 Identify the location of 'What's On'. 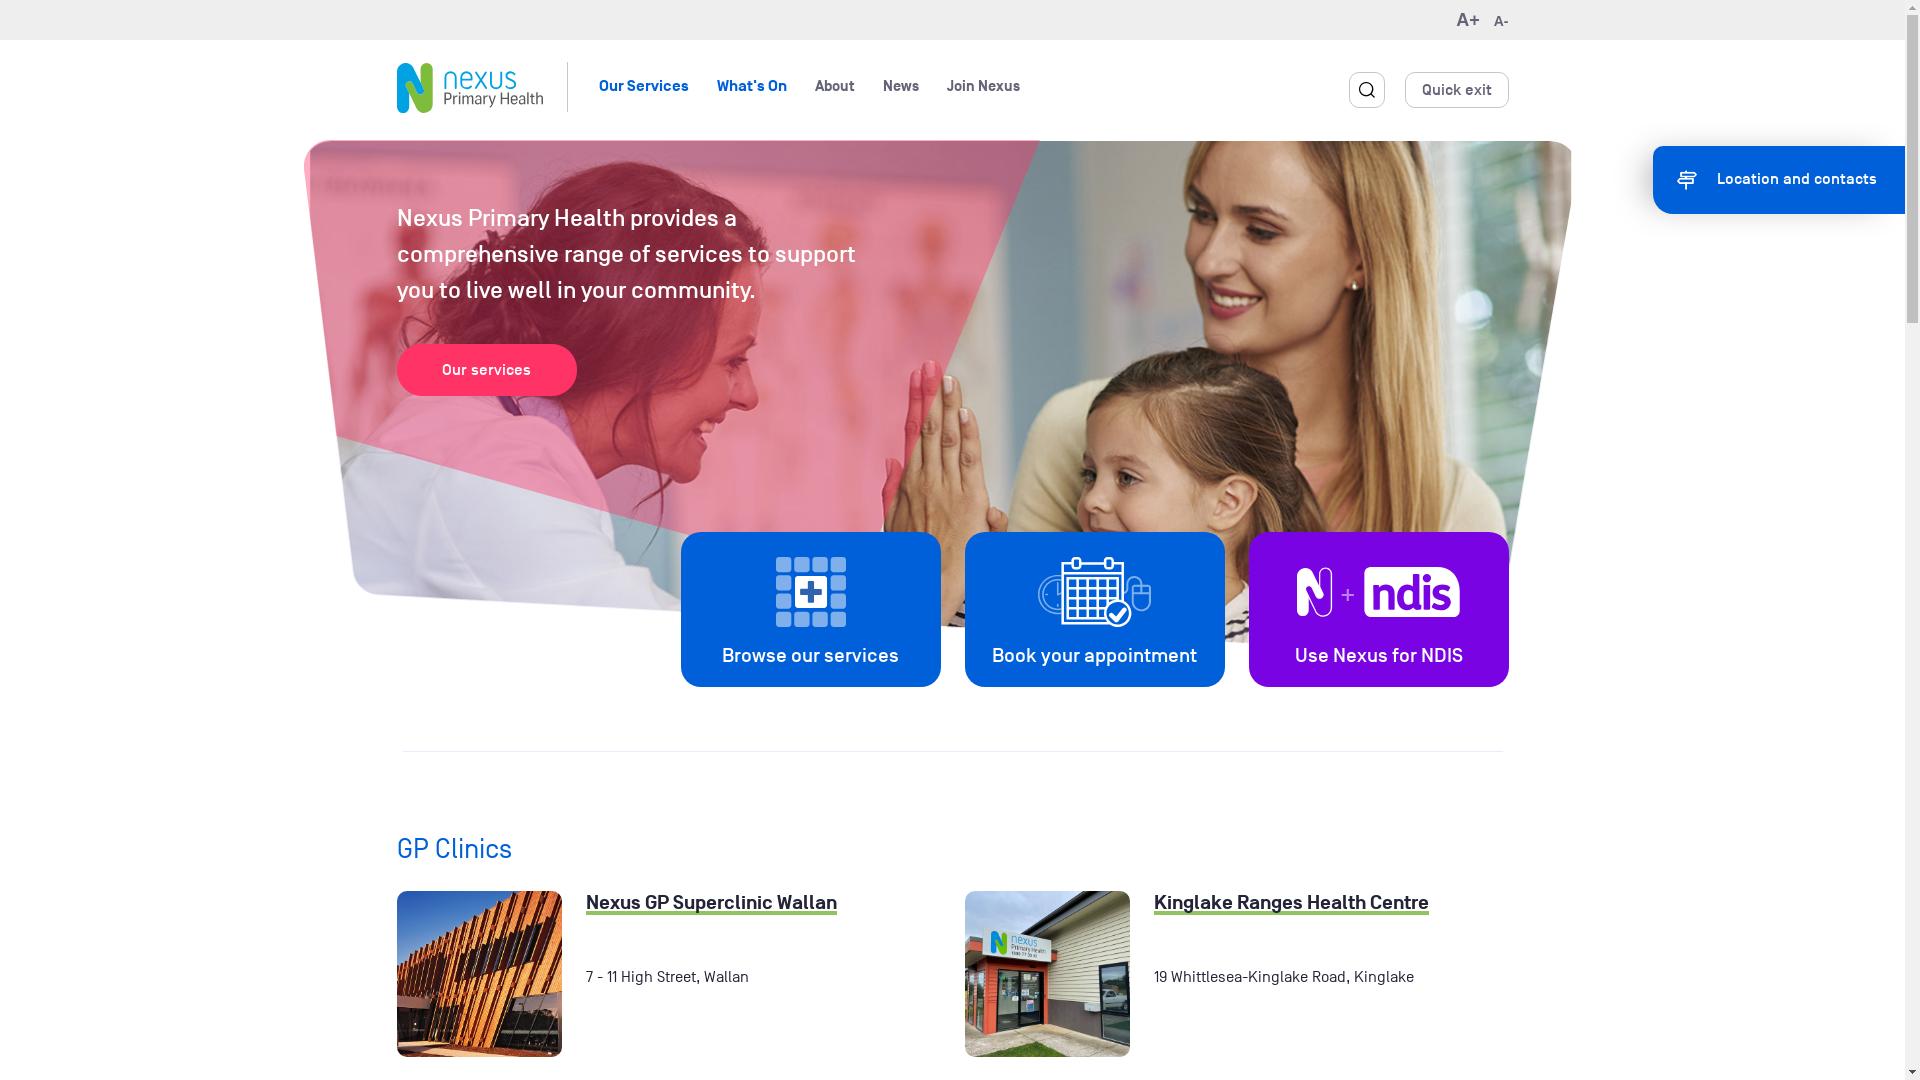
(749, 85).